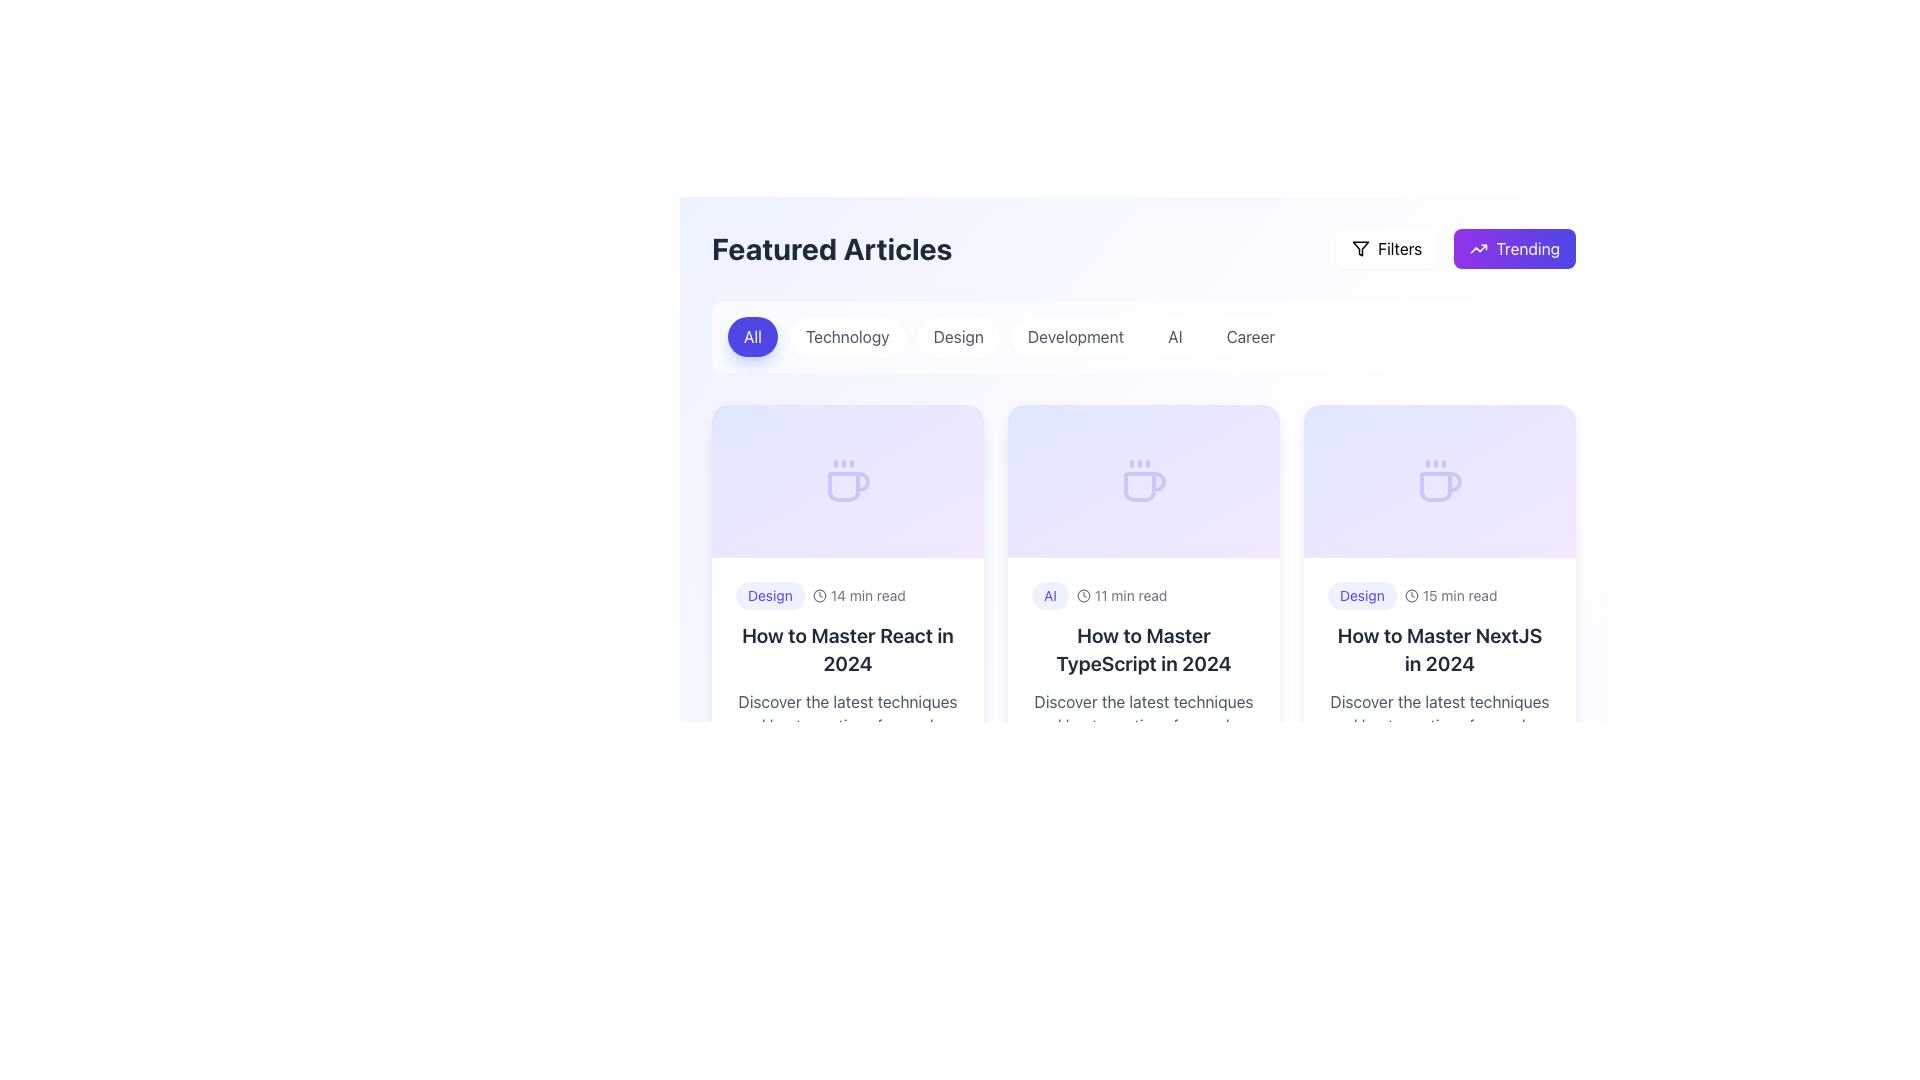  What do you see at coordinates (1082, 595) in the screenshot?
I see `the circular outline of the clock icon located in the header section of each article card, which serves as the background for the reading duration feature` at bounding box center [1082, 595].